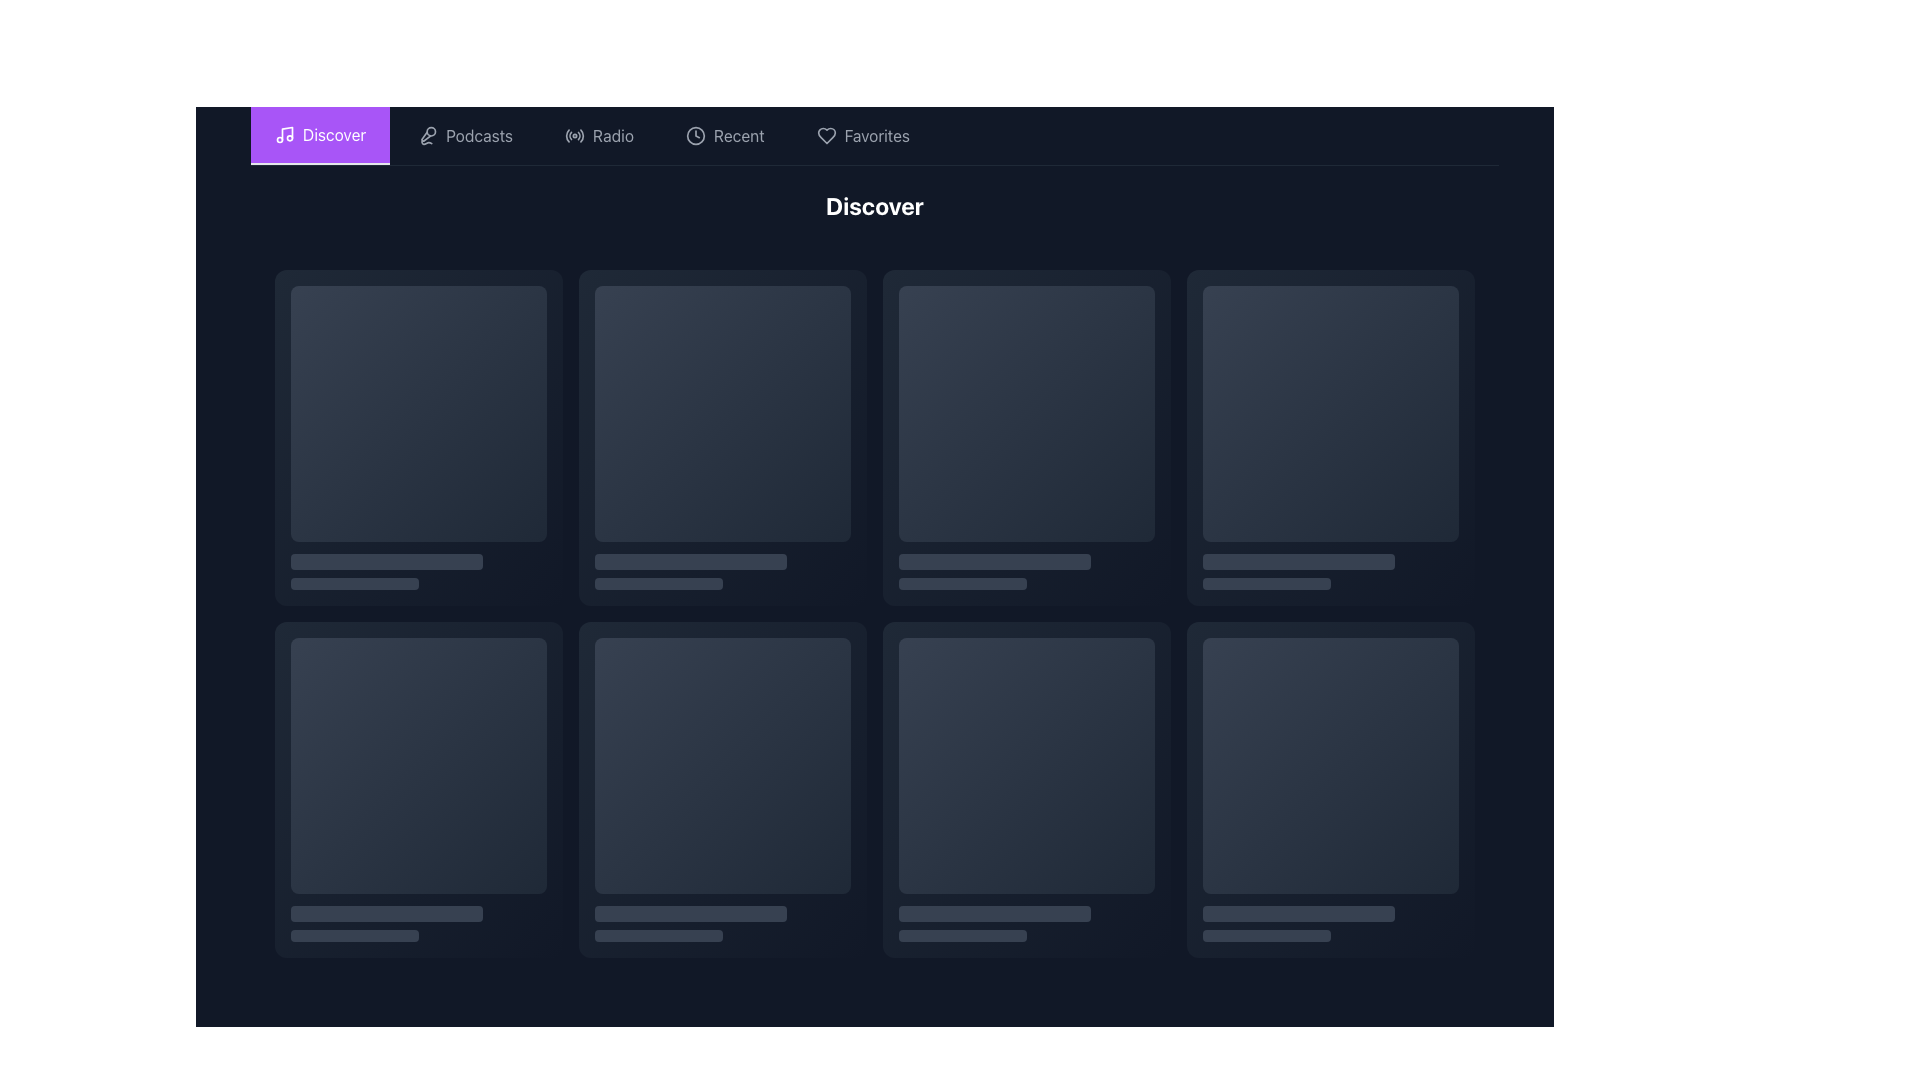 The width and height of the screenshot is (1920, 1080). What do you see at coordinates (696, 135) in the screenshot?
I see `the Circle SVG element that represents the clock's face in the navigation bar near the 'Recent' label` at bounding box center [696, 135].